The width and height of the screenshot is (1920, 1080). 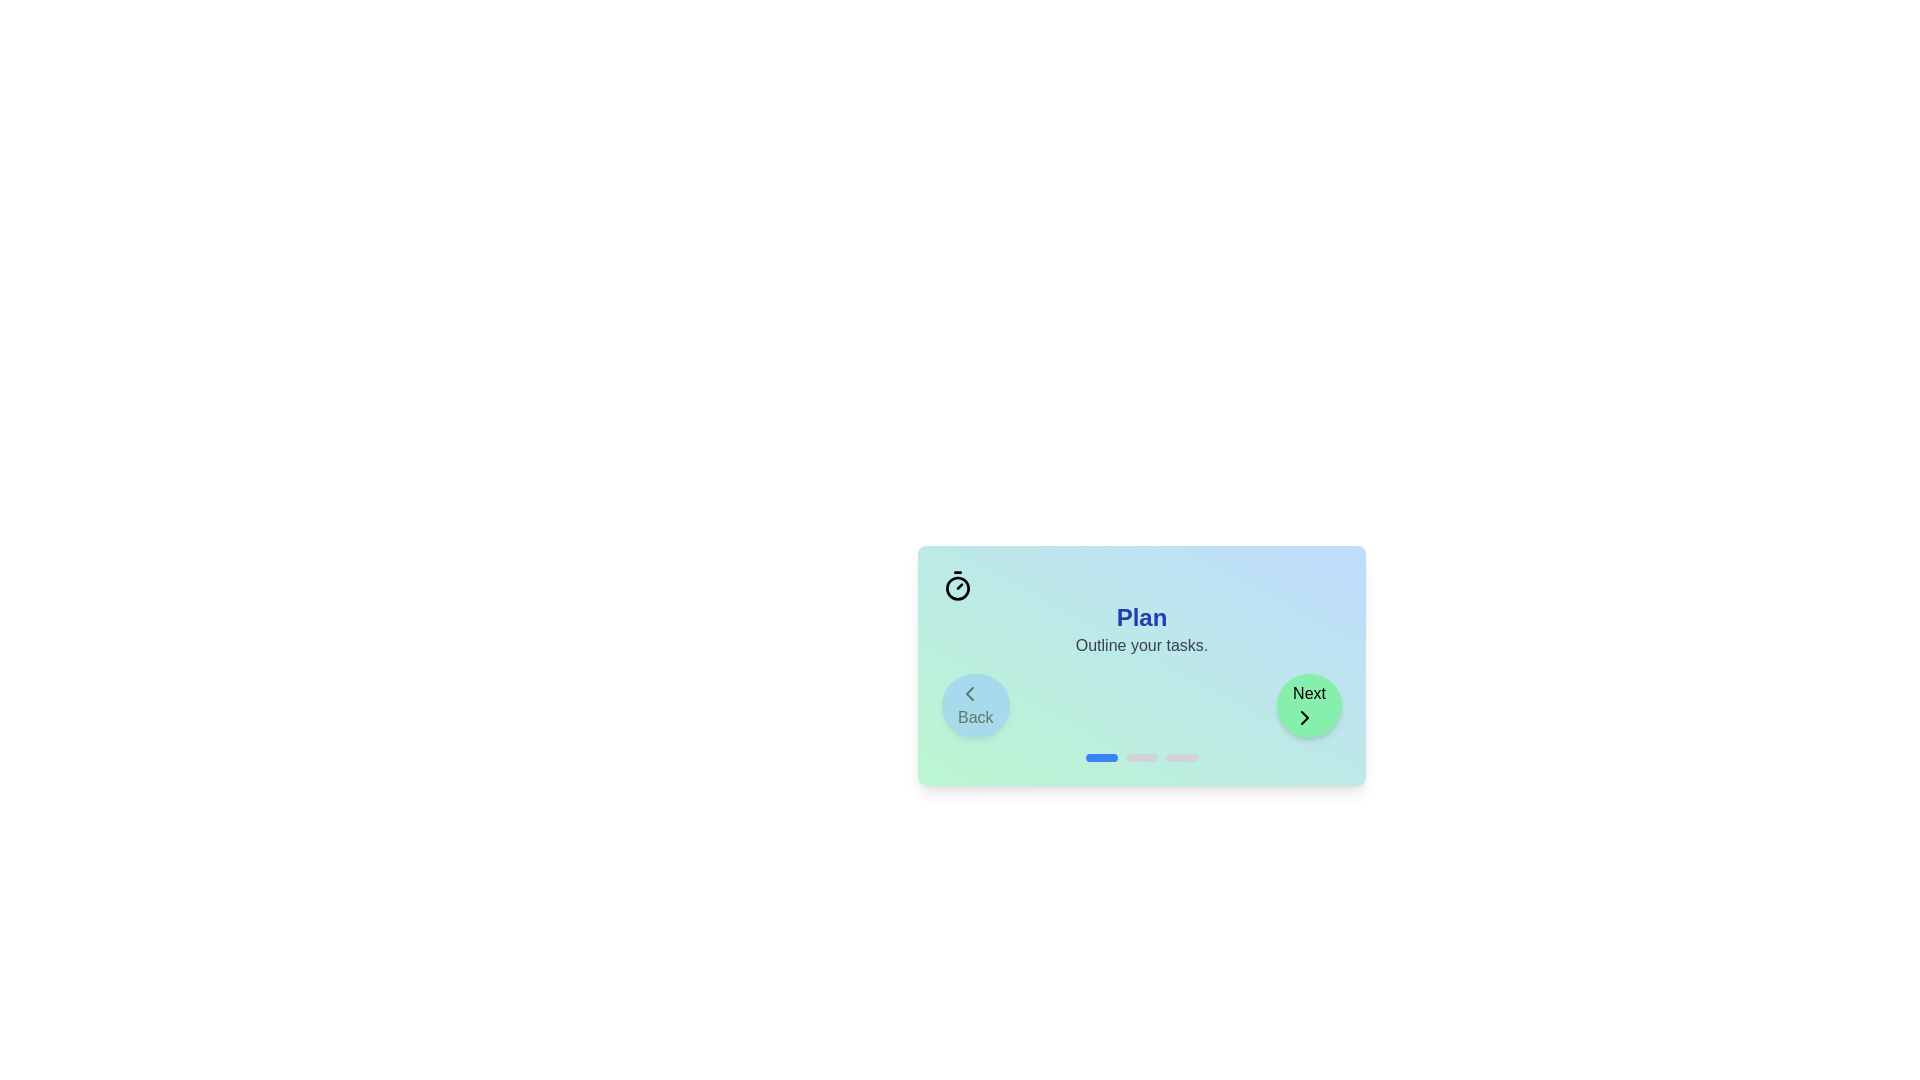 What do you see at coordinates (1101, 758) in the screenshot?
I see `the stage indicator corresponding to Plan` at bounding box center [1101, 758].